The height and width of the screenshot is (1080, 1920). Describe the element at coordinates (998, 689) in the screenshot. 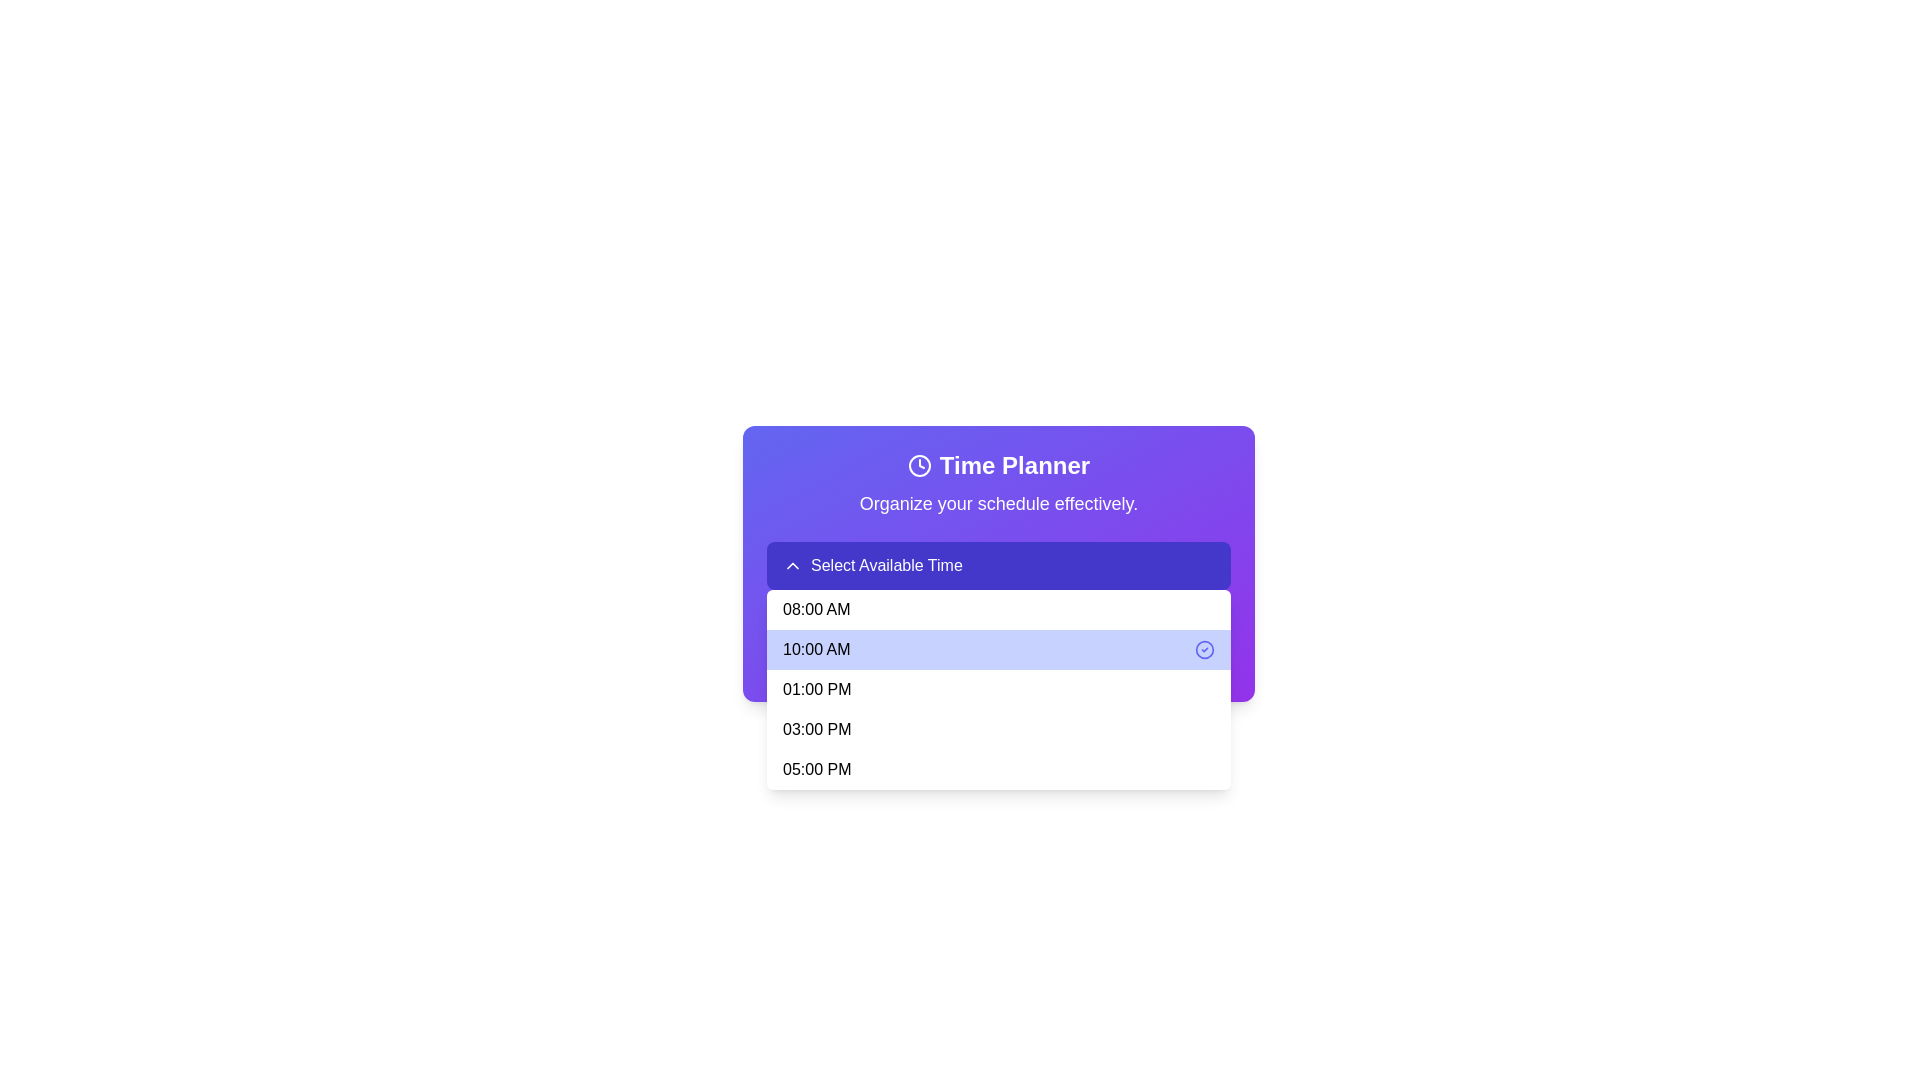

I see `the third time option in the schedule selection dropdown menu, located below the 'Select Available Time' button, which is positioned between '10:00 AM' and '03:00 PM'` at that location.